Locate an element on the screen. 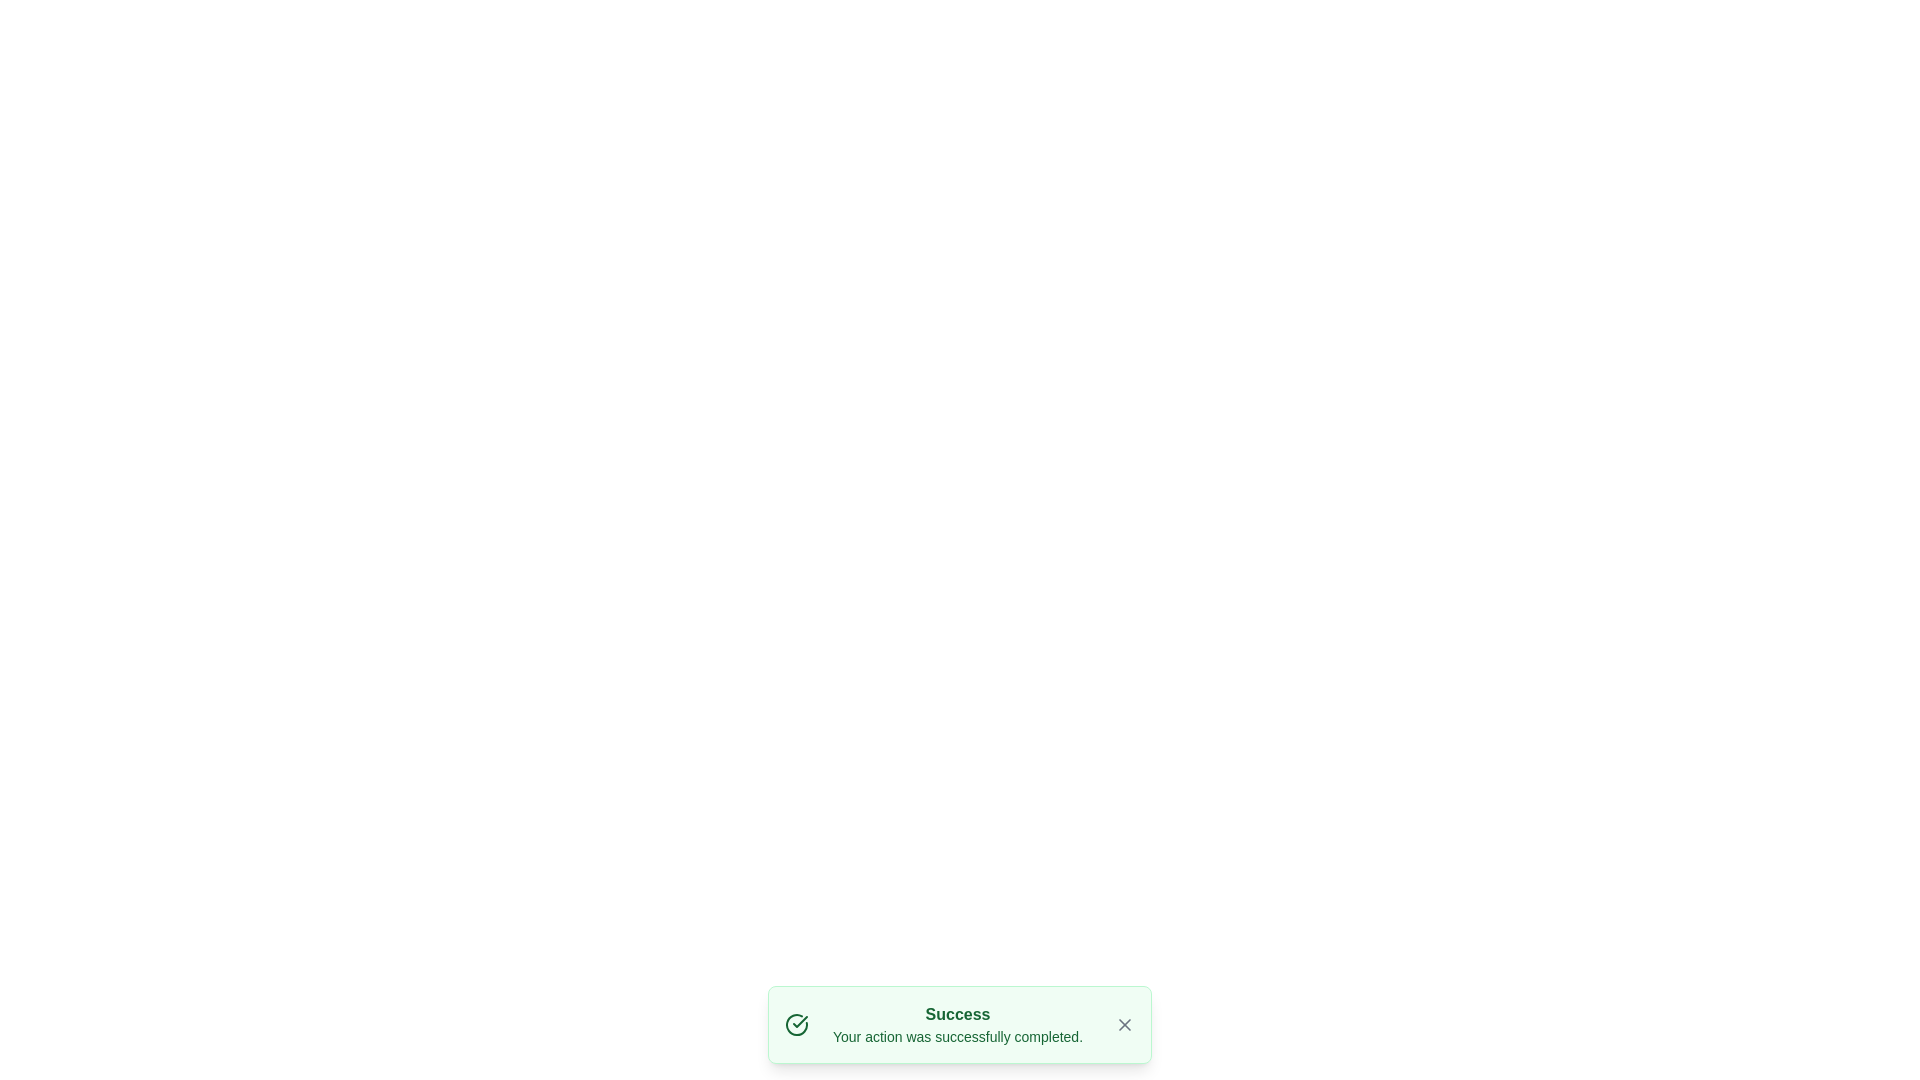  the feedback message Text Label located below the 'Success' text element, indicating a successful operation is located at coordinates (957, 1036).